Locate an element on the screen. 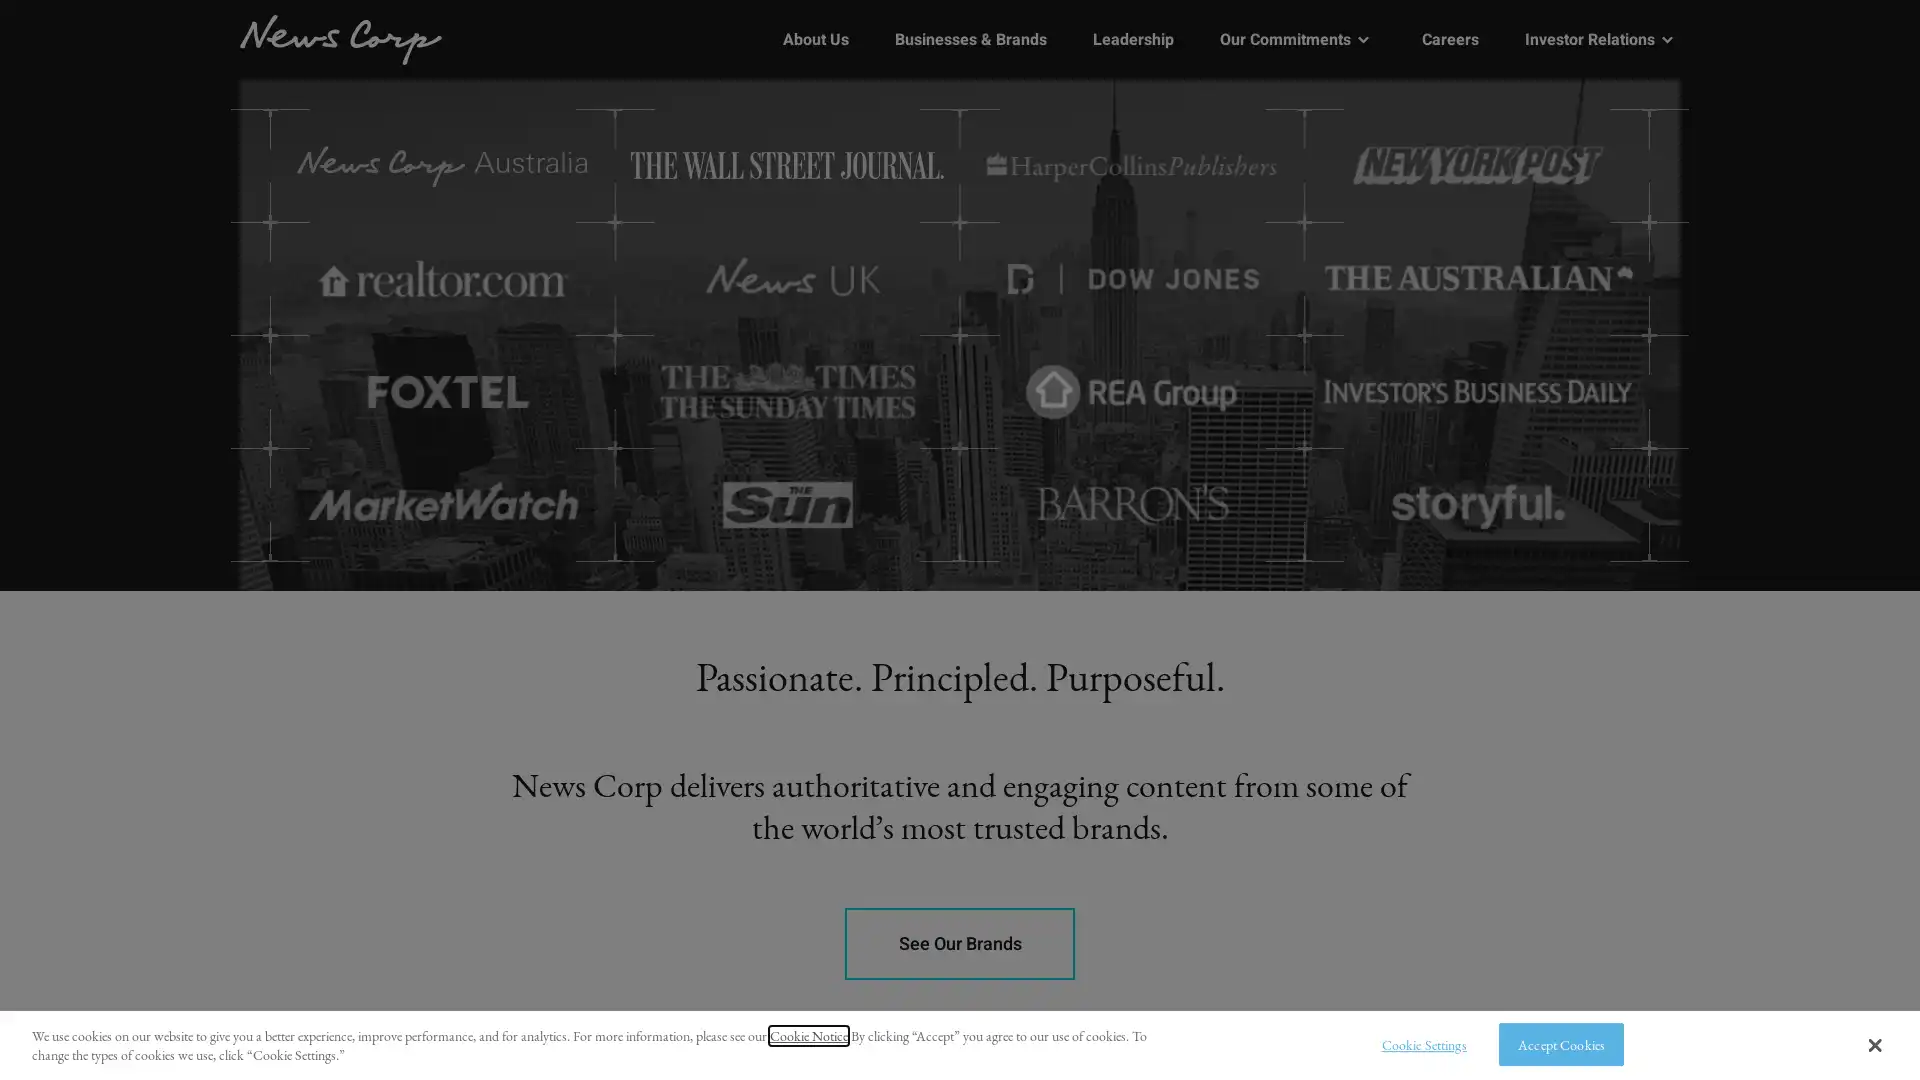 This screenshot has height=1080, width=1920. Close Banner Button is located at coordinates (1873, 1044).